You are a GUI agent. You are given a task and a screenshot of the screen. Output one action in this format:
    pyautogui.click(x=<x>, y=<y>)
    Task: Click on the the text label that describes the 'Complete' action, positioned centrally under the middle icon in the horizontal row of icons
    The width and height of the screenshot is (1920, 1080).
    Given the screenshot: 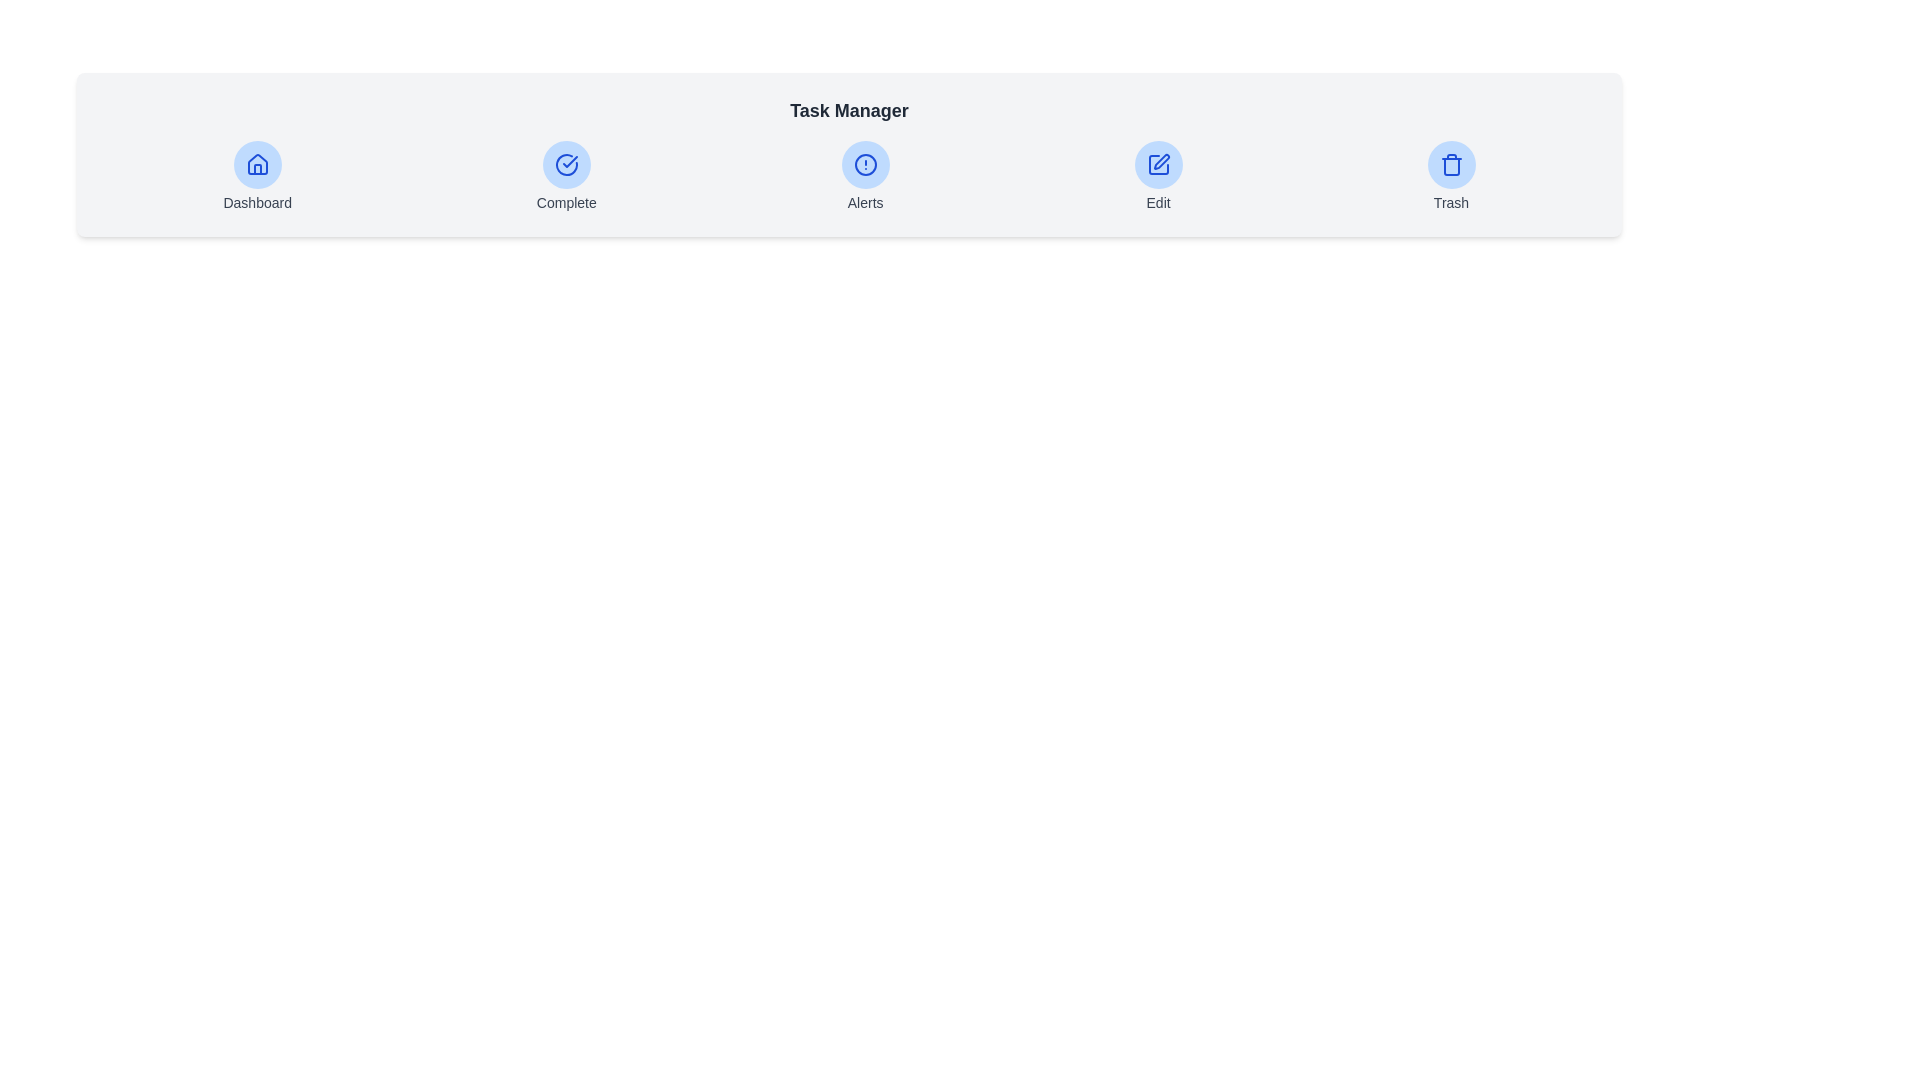 What is the action you would take?
    pyautogui.click(x=565, y=203)
    